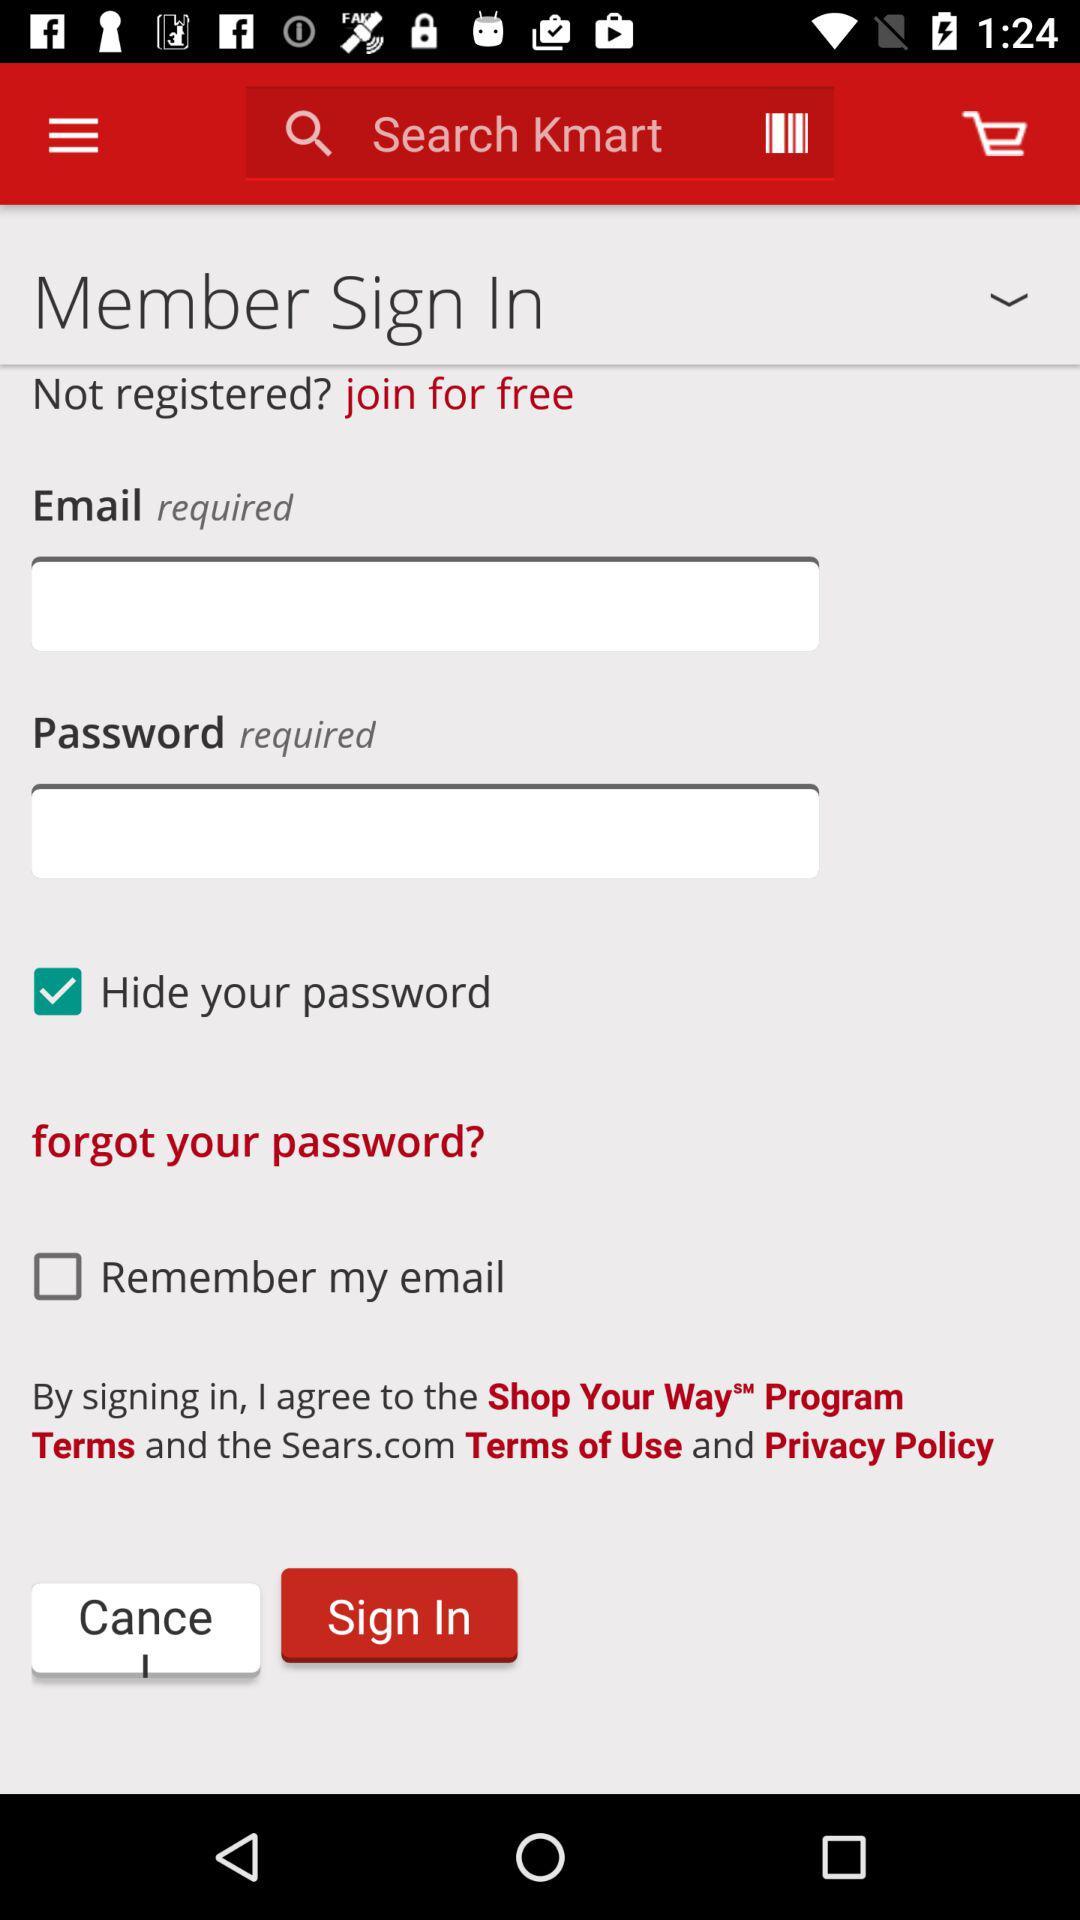  Describe the element at coordinates (459, 392) in the screenshot. I see `join for free item` at that location.